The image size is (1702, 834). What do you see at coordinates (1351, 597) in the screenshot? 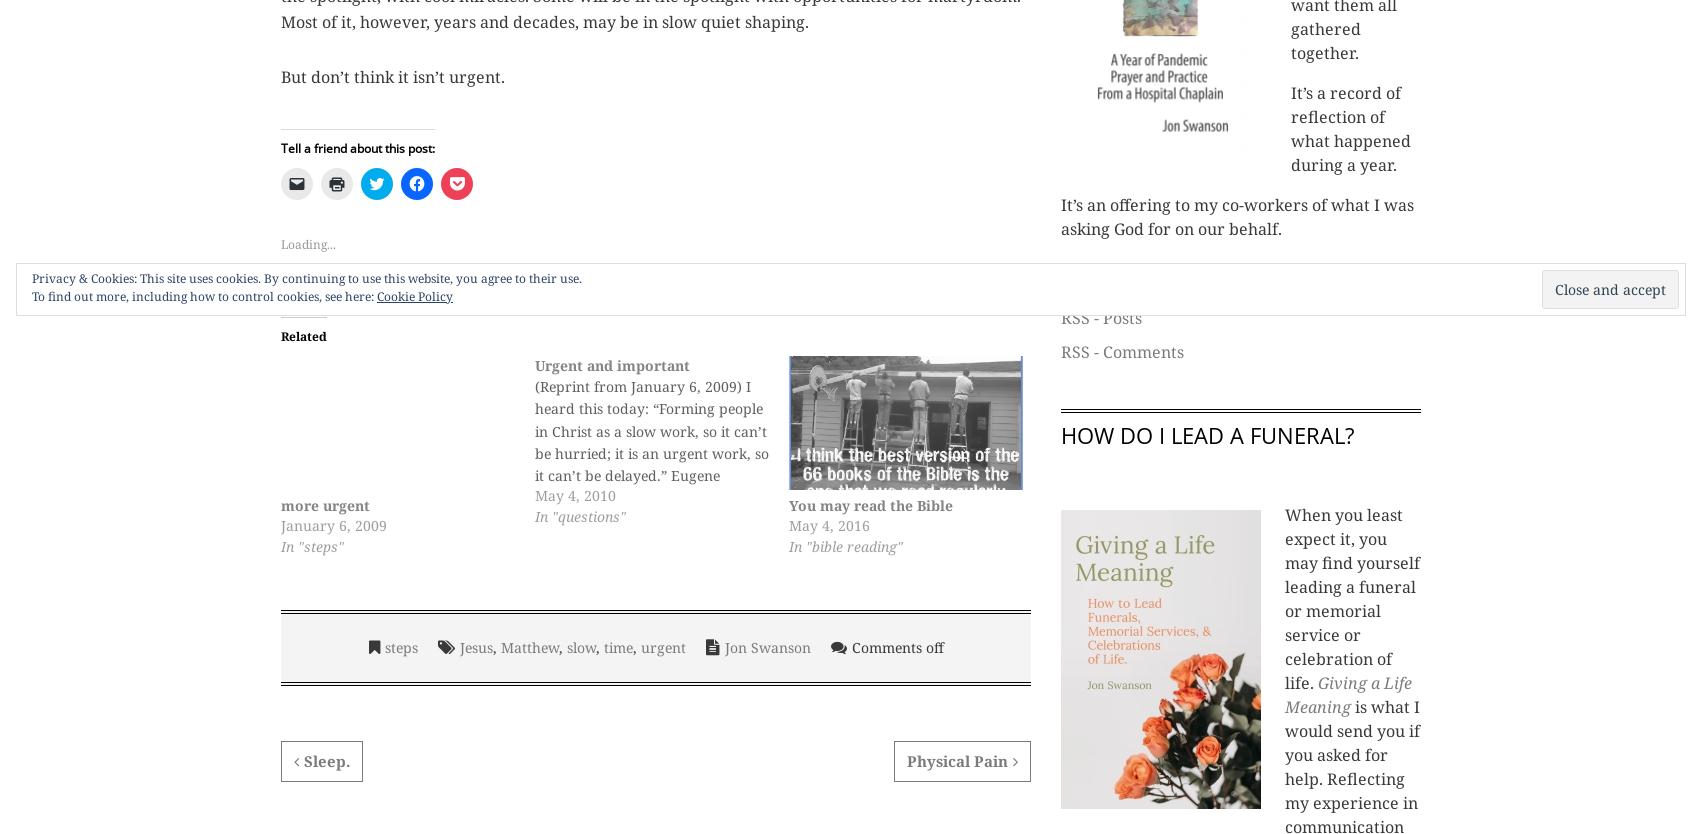
I see `'When you least expect it, you may find yourself leading a funeral or memorial service or celebration of life.'` at bounding box center [1351, 597].